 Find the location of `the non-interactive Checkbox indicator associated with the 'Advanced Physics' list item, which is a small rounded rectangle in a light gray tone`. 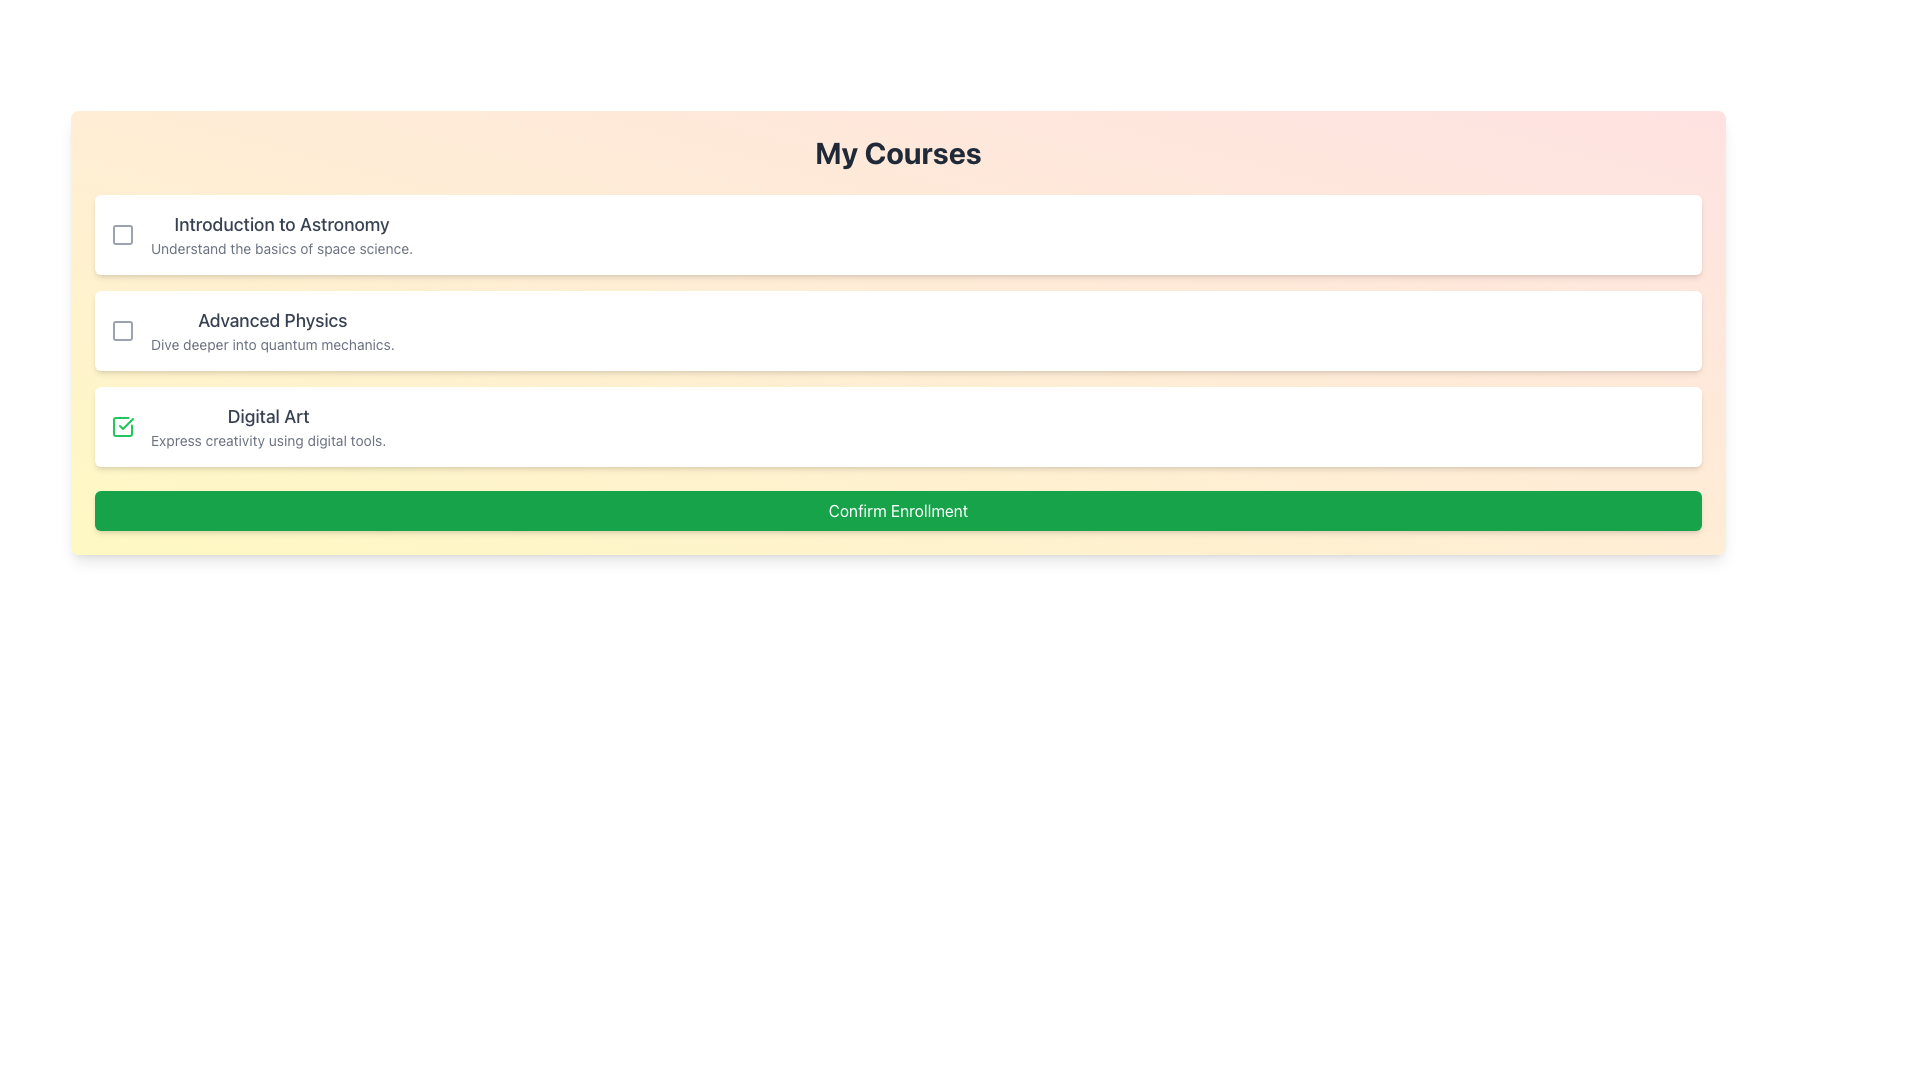

the non-interactive Checkbox indicator associated with the 'Advanced Physics' list item, which is a small rounded rectangle in a light gray tone is located at coordinates (122, 330).